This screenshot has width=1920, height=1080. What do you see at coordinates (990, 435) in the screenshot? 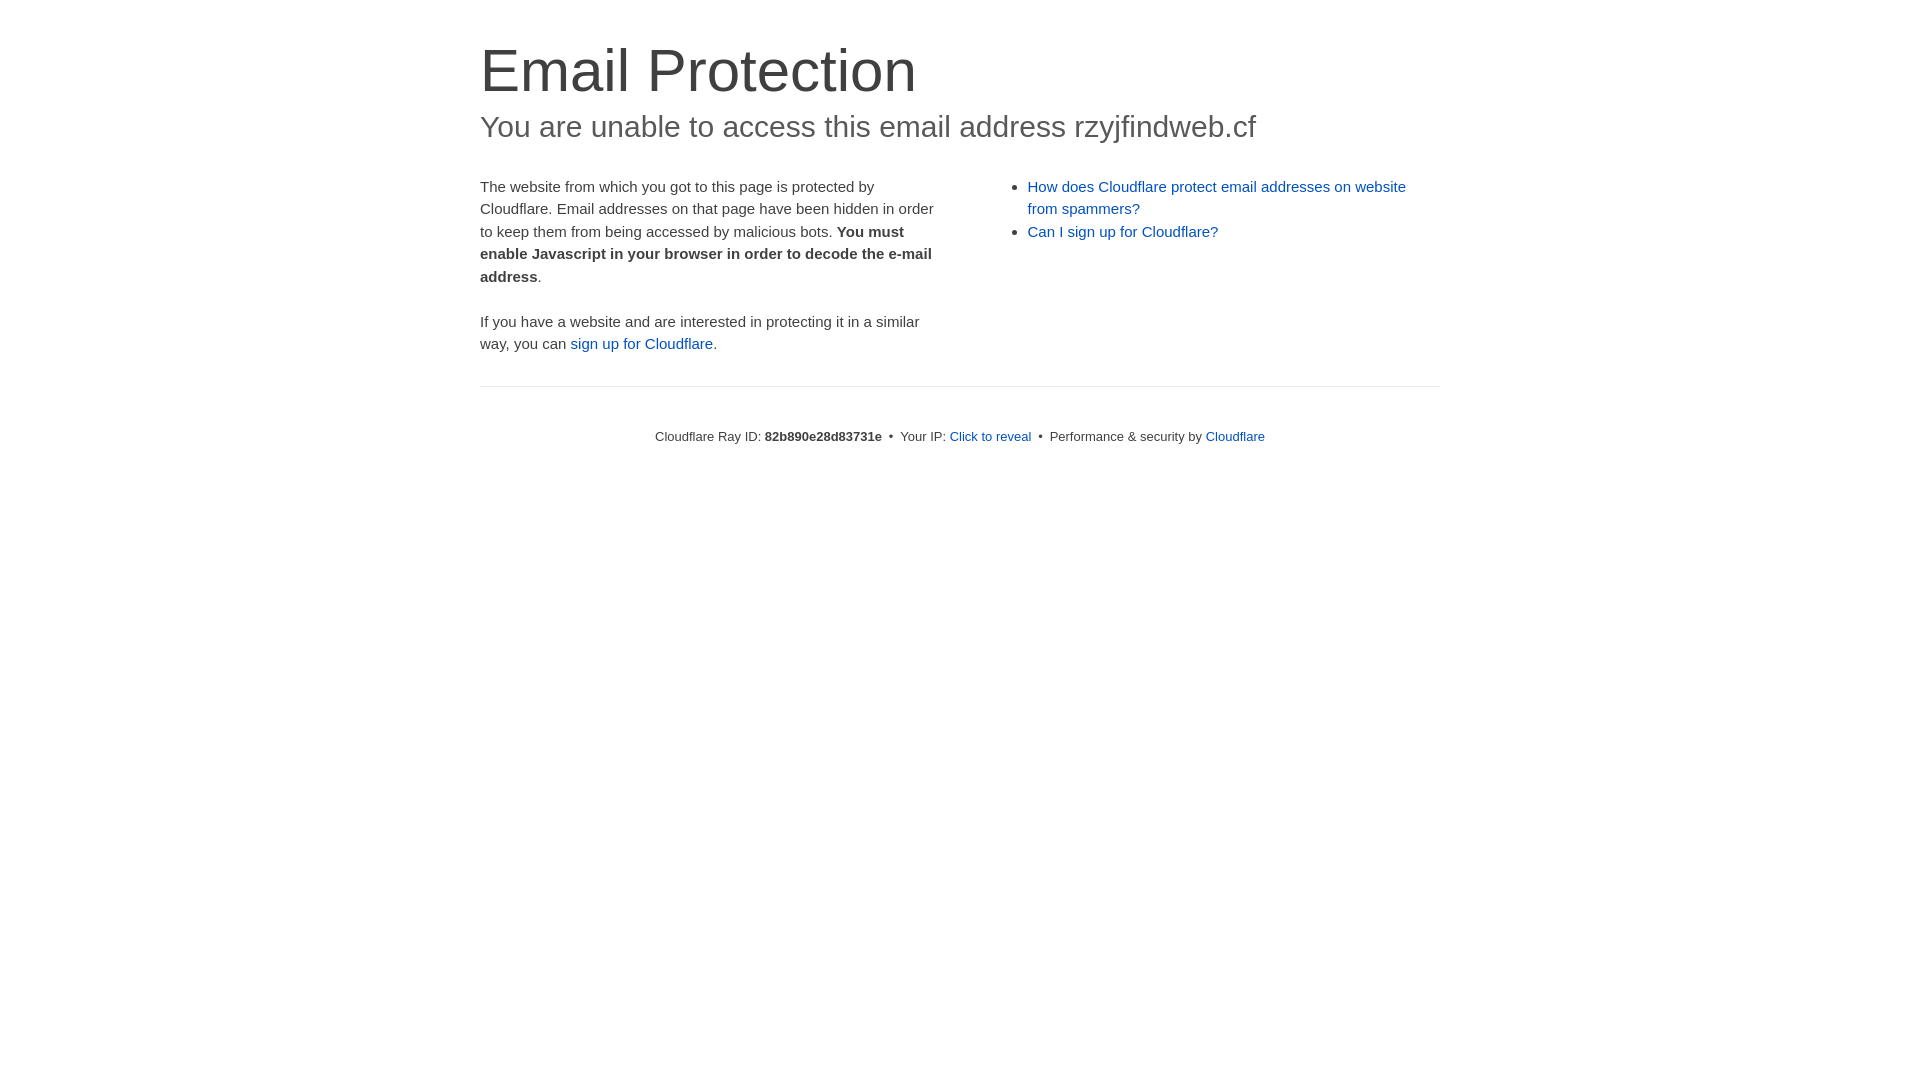
I see `'Click to reveal'` at bounding box center [990, 435].